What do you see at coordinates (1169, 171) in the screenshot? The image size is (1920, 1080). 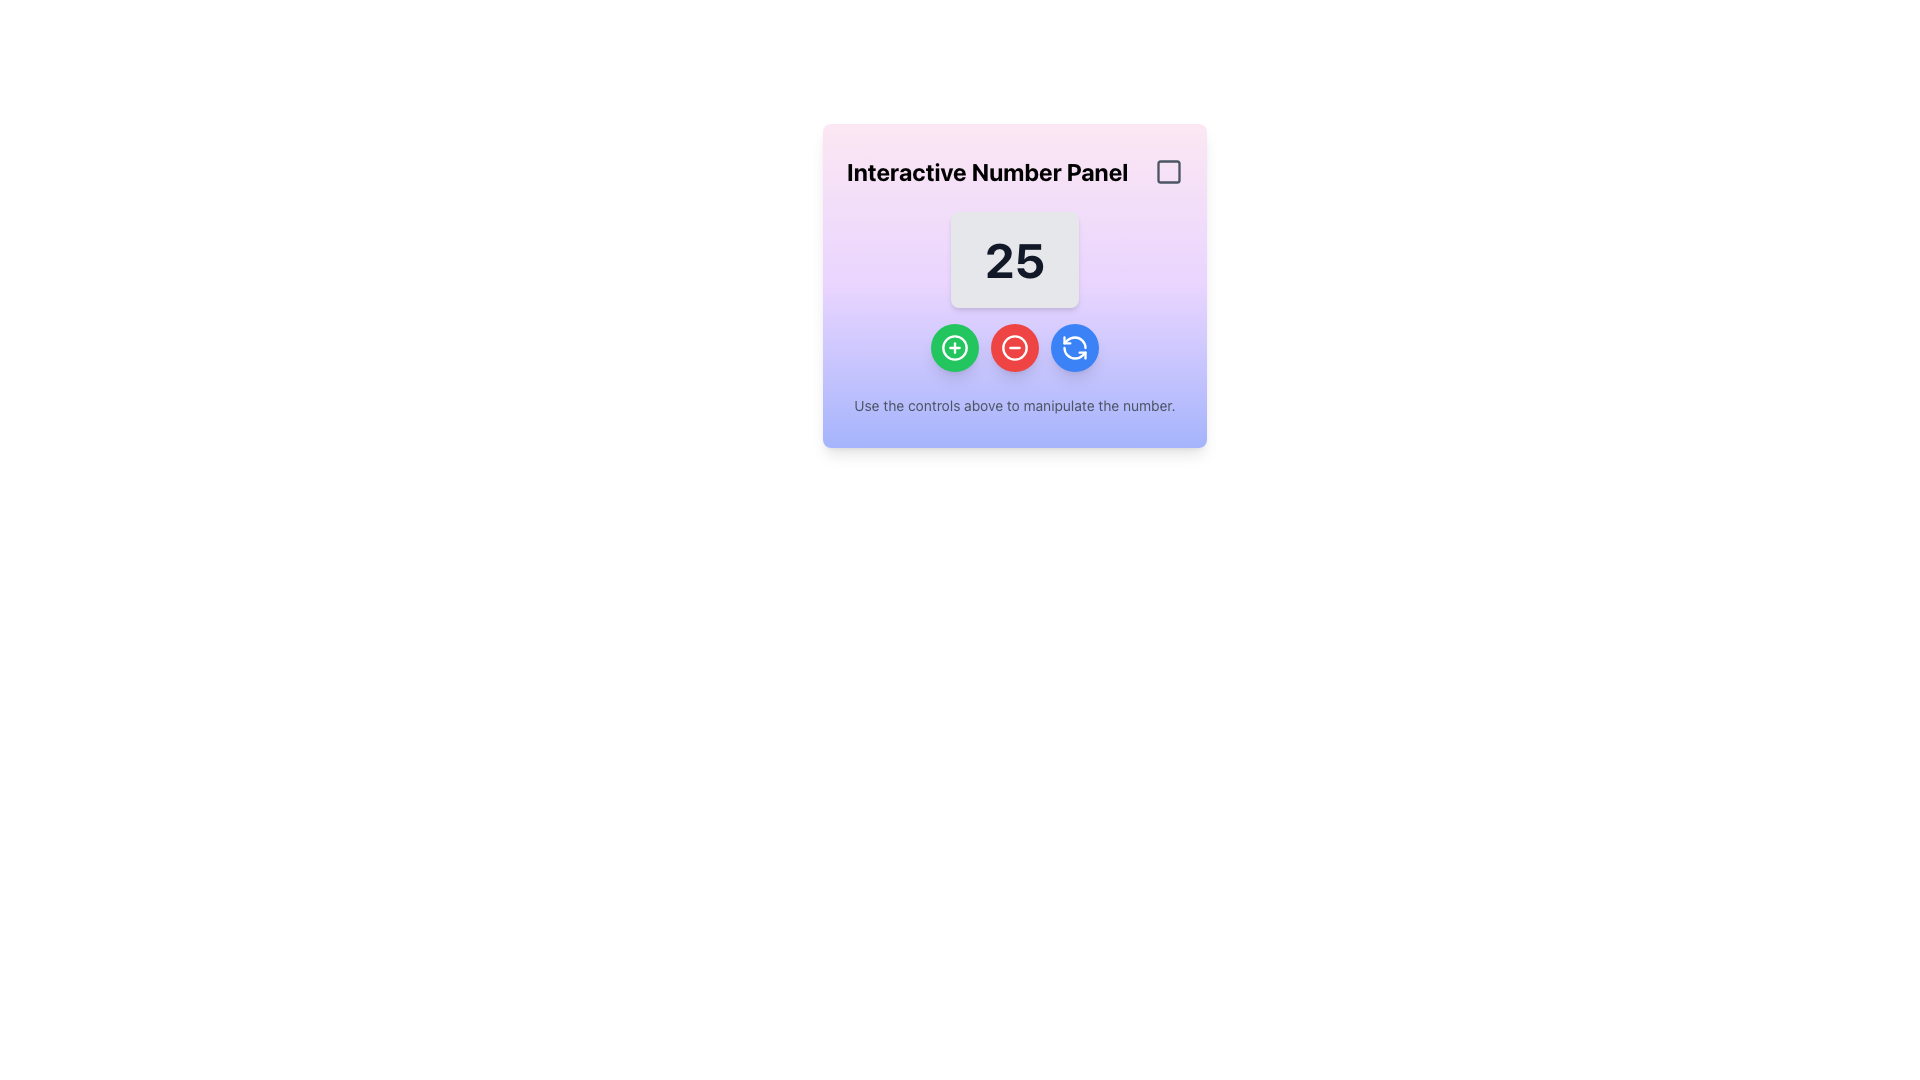 I see `the close button located in the top-right corner of the Interactive Number Panel` at bounding box center [1169, 171].